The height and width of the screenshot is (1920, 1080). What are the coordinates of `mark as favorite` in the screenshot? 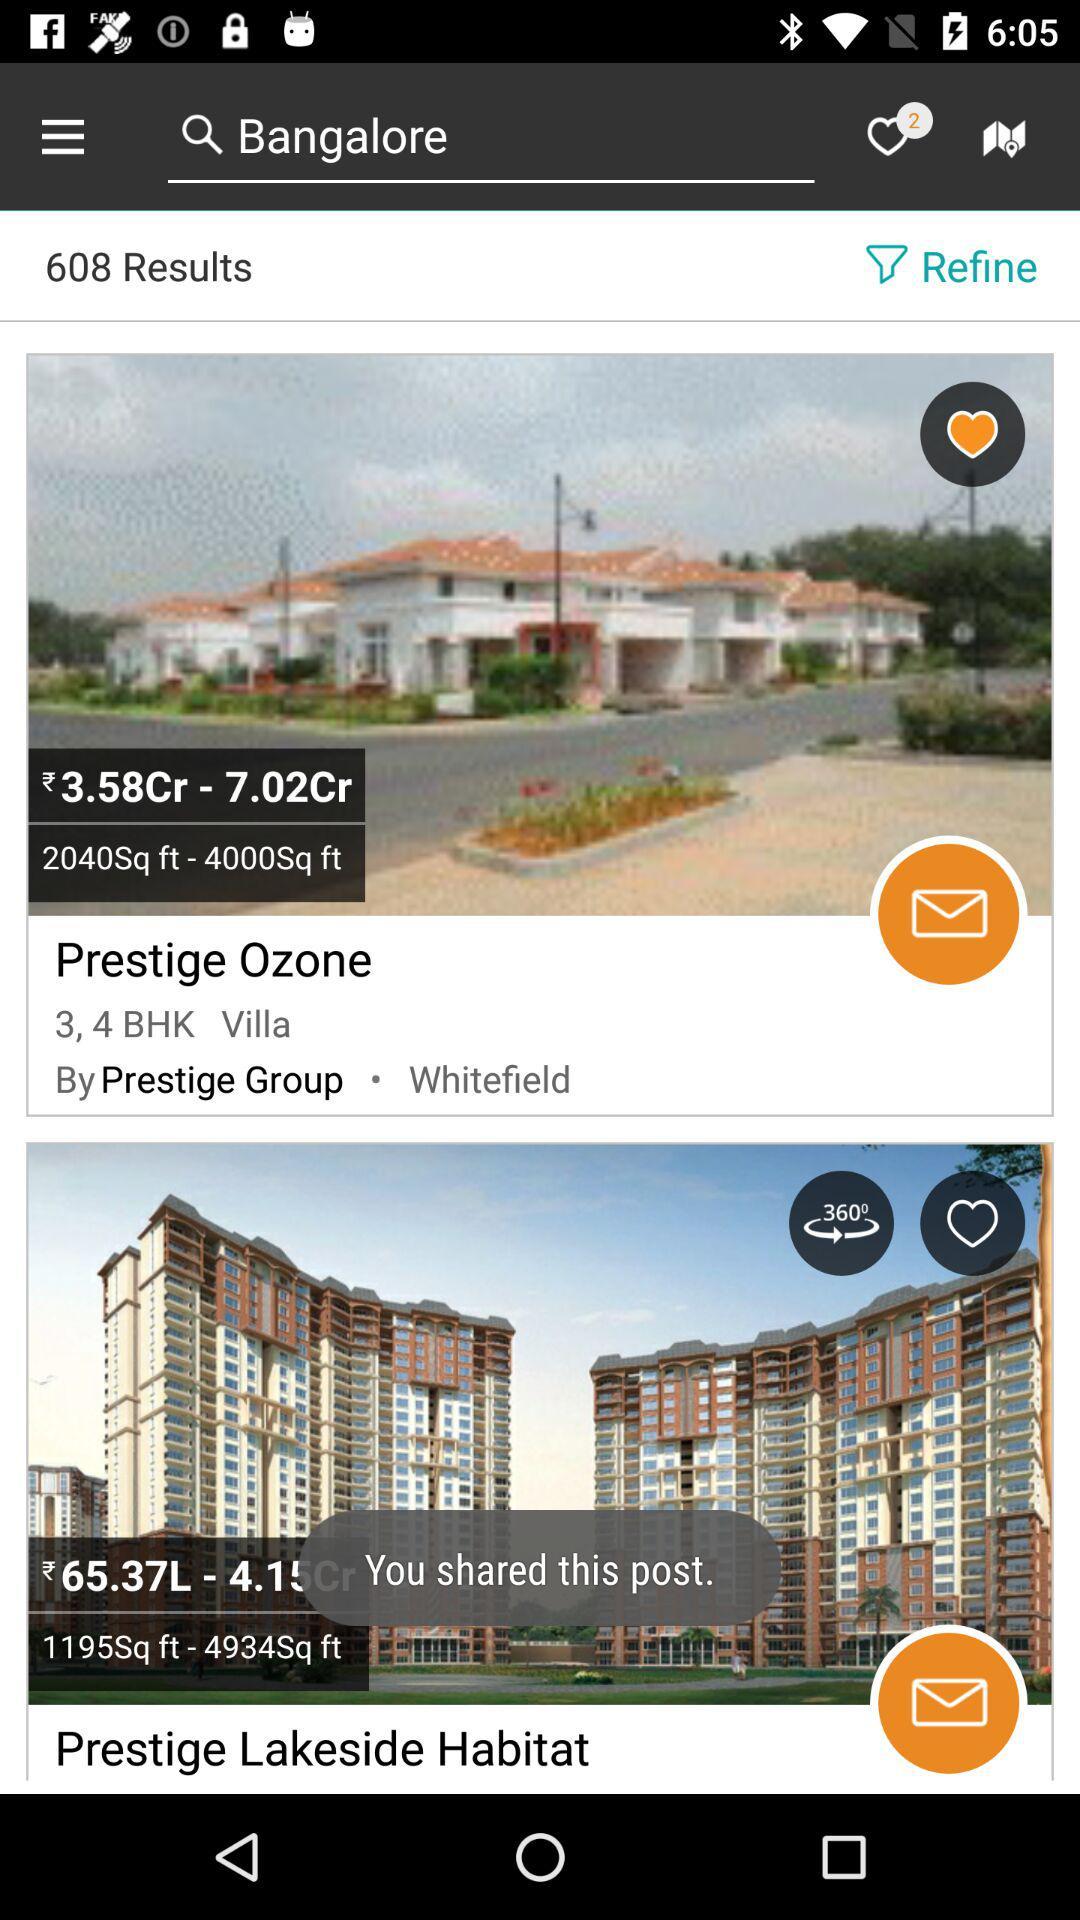 It's located at (886, 135).